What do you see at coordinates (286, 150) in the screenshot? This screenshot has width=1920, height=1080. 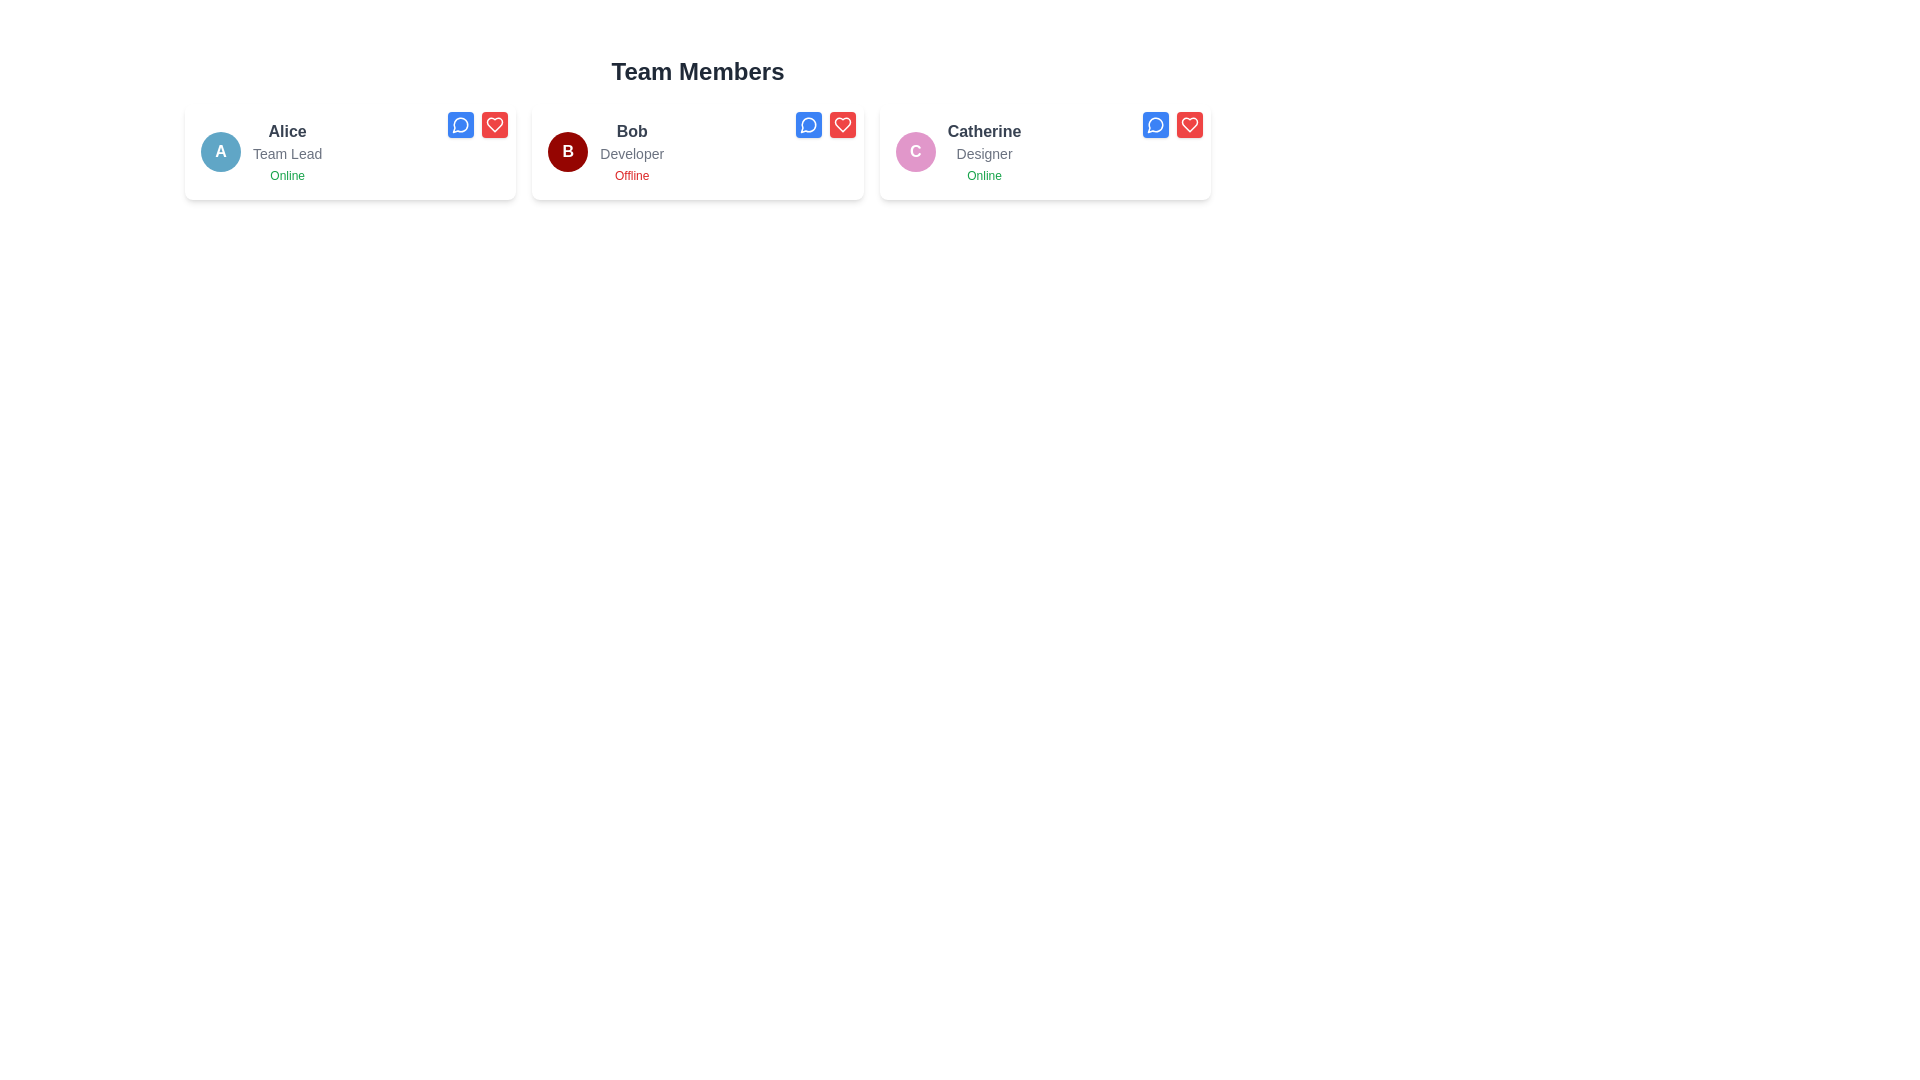 I see `information from the descriptive text block that displays the user's name, role, and status, located in the leftmost team member card next to the circle 'A' icon` at bounding box center [286, 150].